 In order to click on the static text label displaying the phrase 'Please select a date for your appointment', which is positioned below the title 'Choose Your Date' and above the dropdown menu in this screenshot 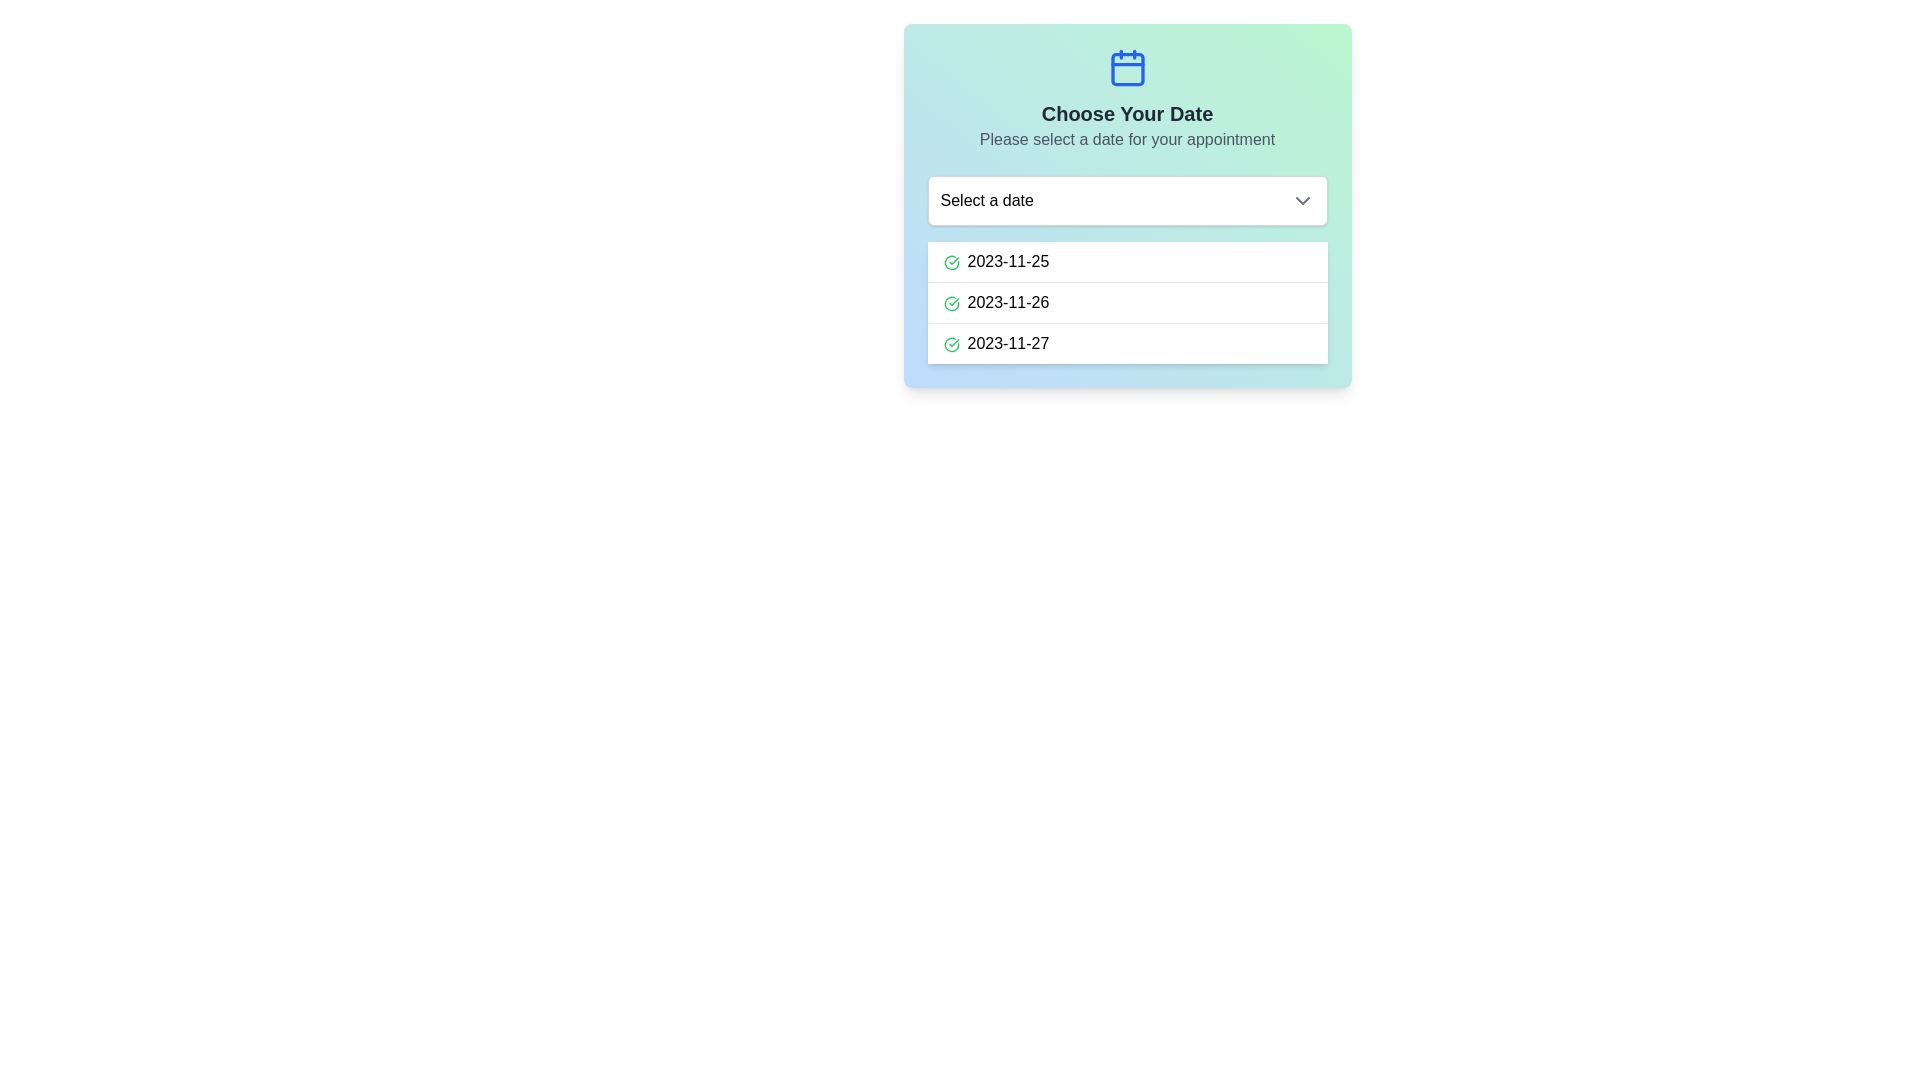, I will do `click(1127, 138)`.